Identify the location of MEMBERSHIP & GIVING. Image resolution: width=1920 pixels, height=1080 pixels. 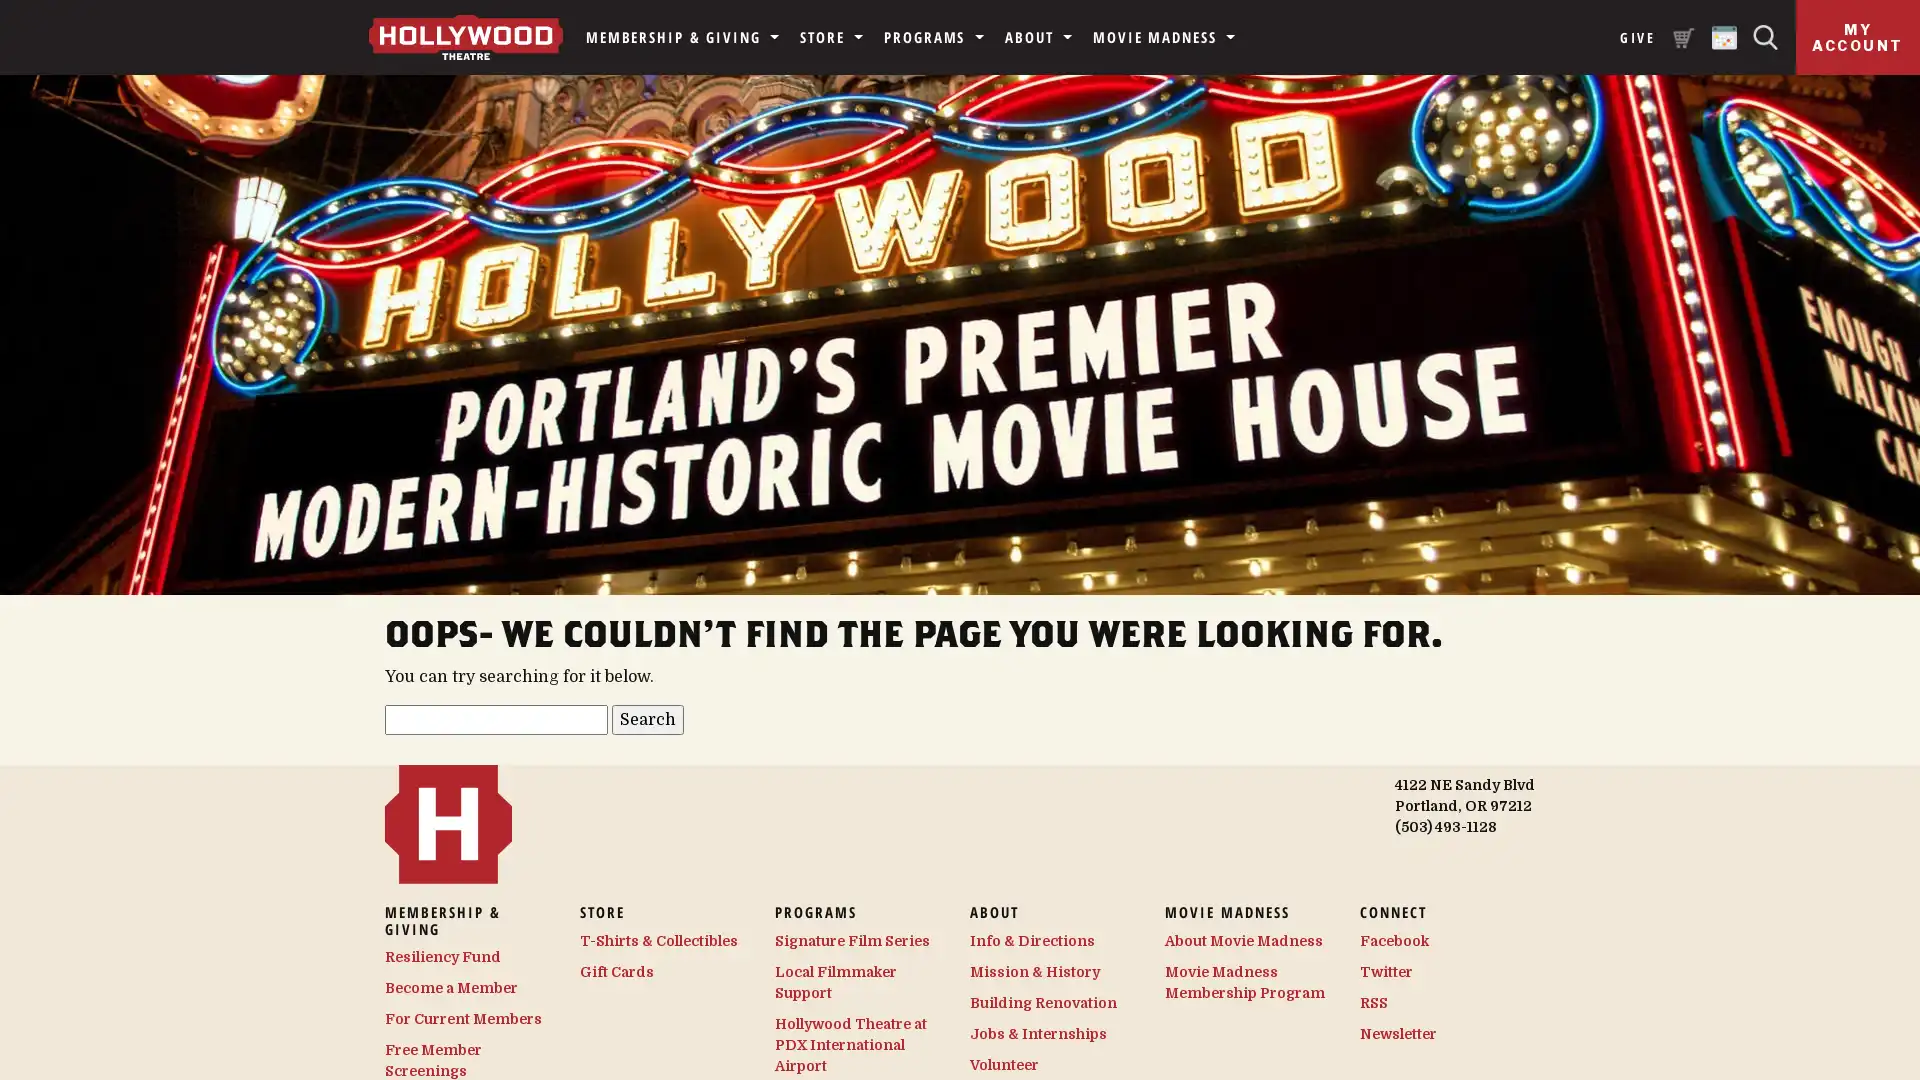
(681, 37).